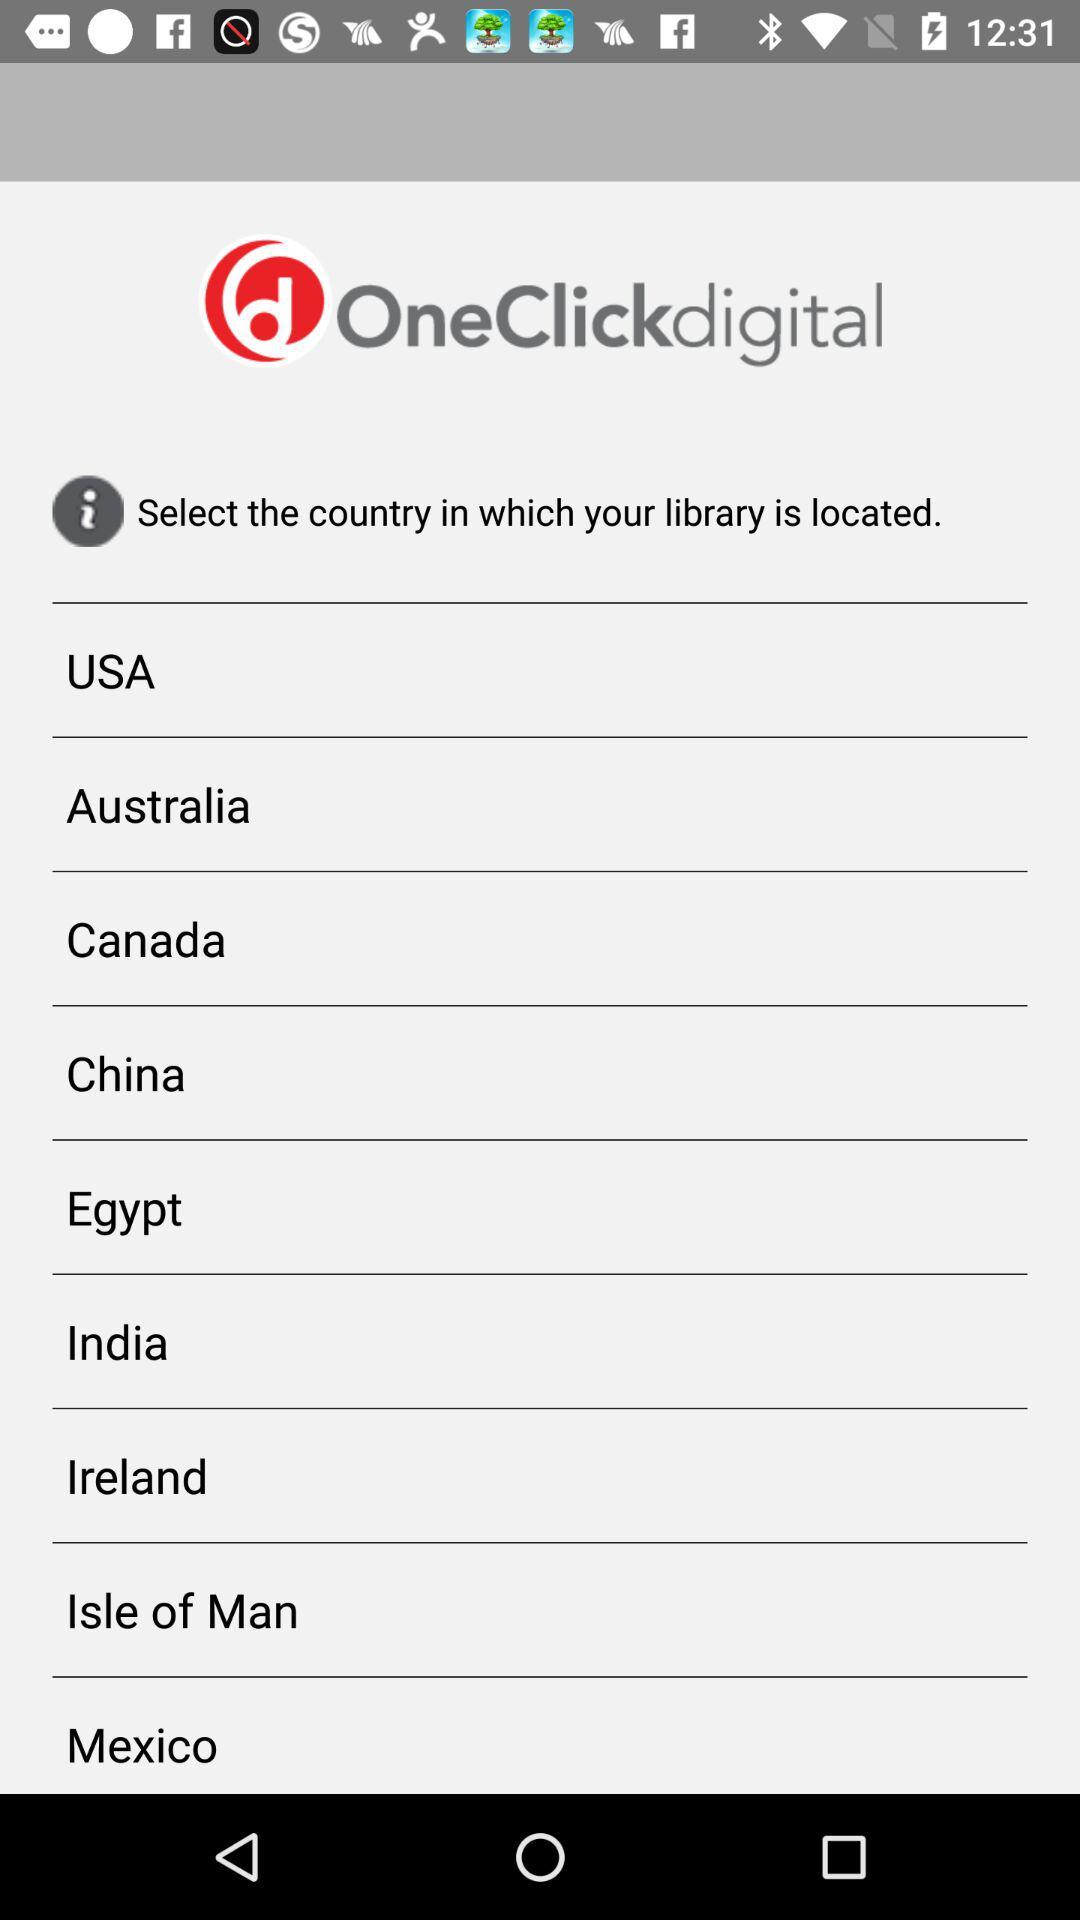  Describe the element at coordinates (540, 1734) in the screenshot. I see `the app below the isle of man item` at that location.